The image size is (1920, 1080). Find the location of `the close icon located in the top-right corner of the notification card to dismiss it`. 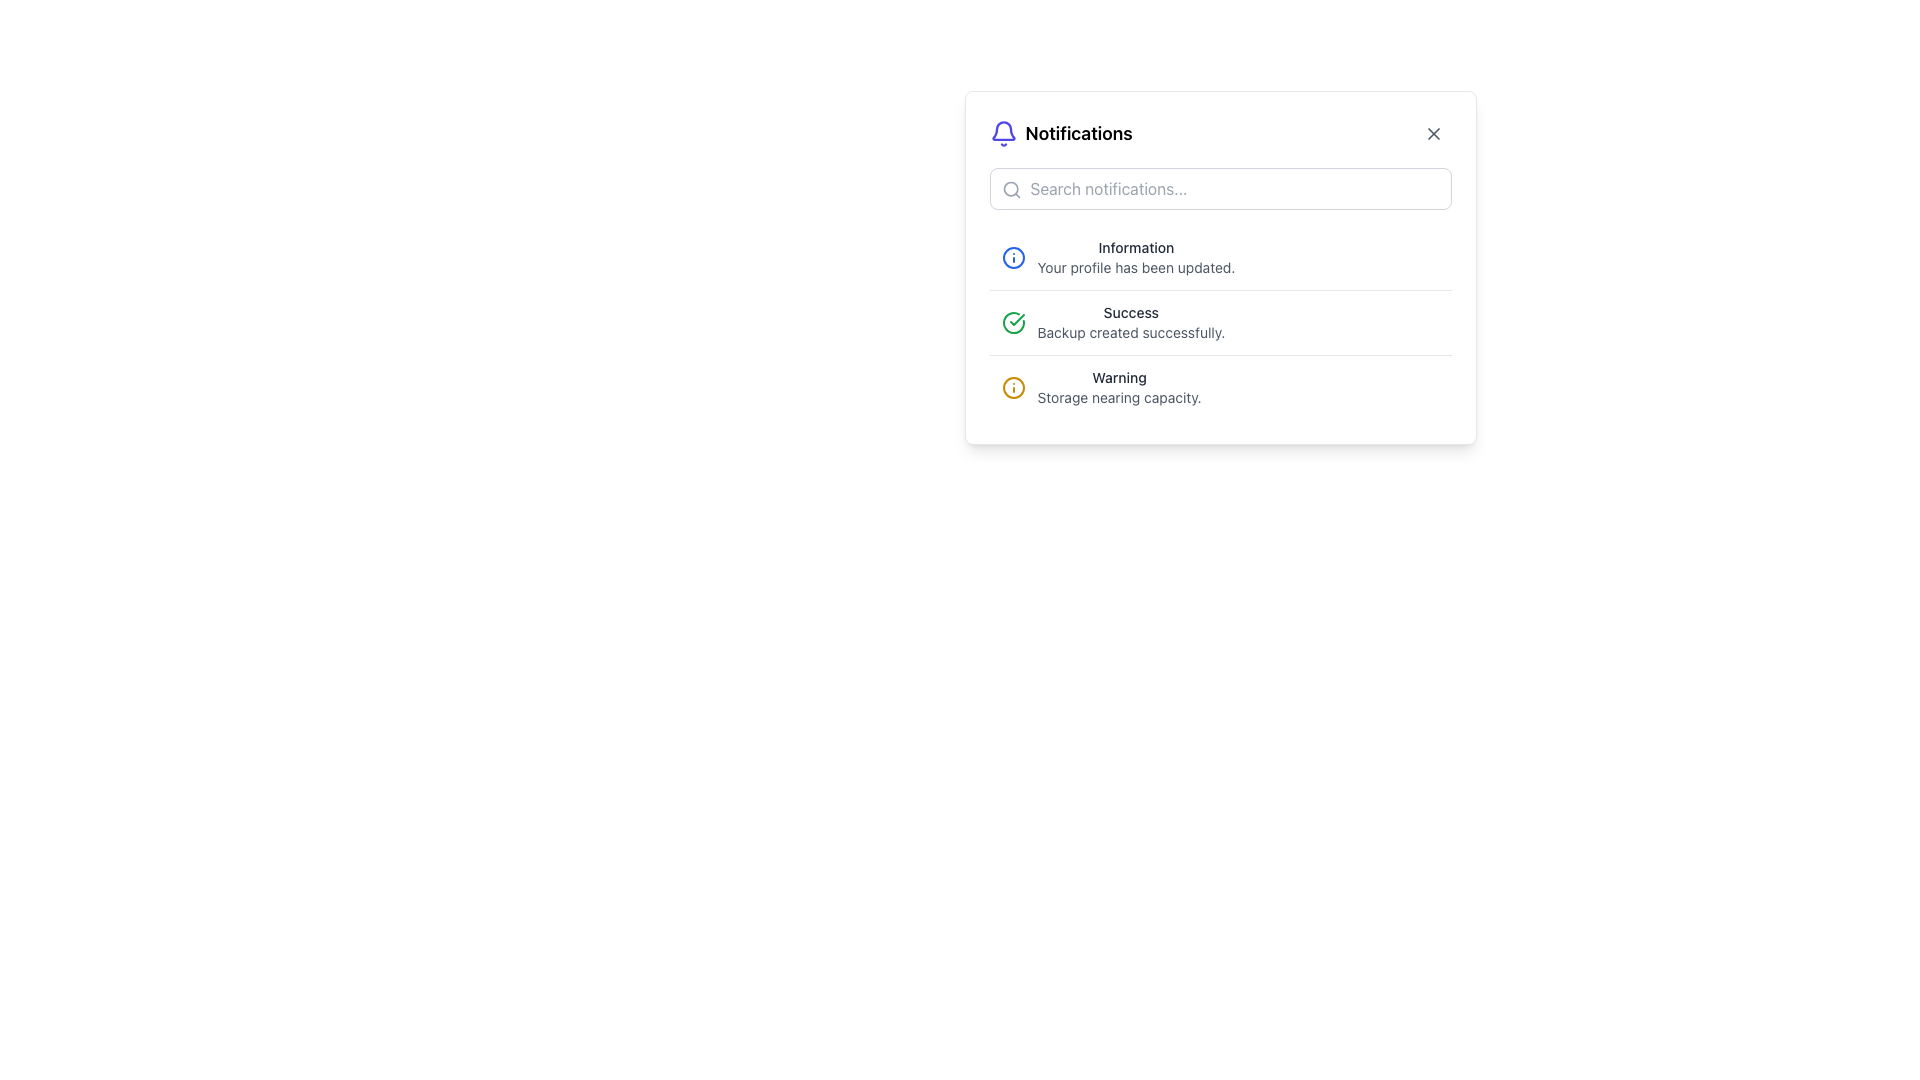

the close icon located in the top-right corner of the notification card to dismiss it is located at coordinates (1432, 134).